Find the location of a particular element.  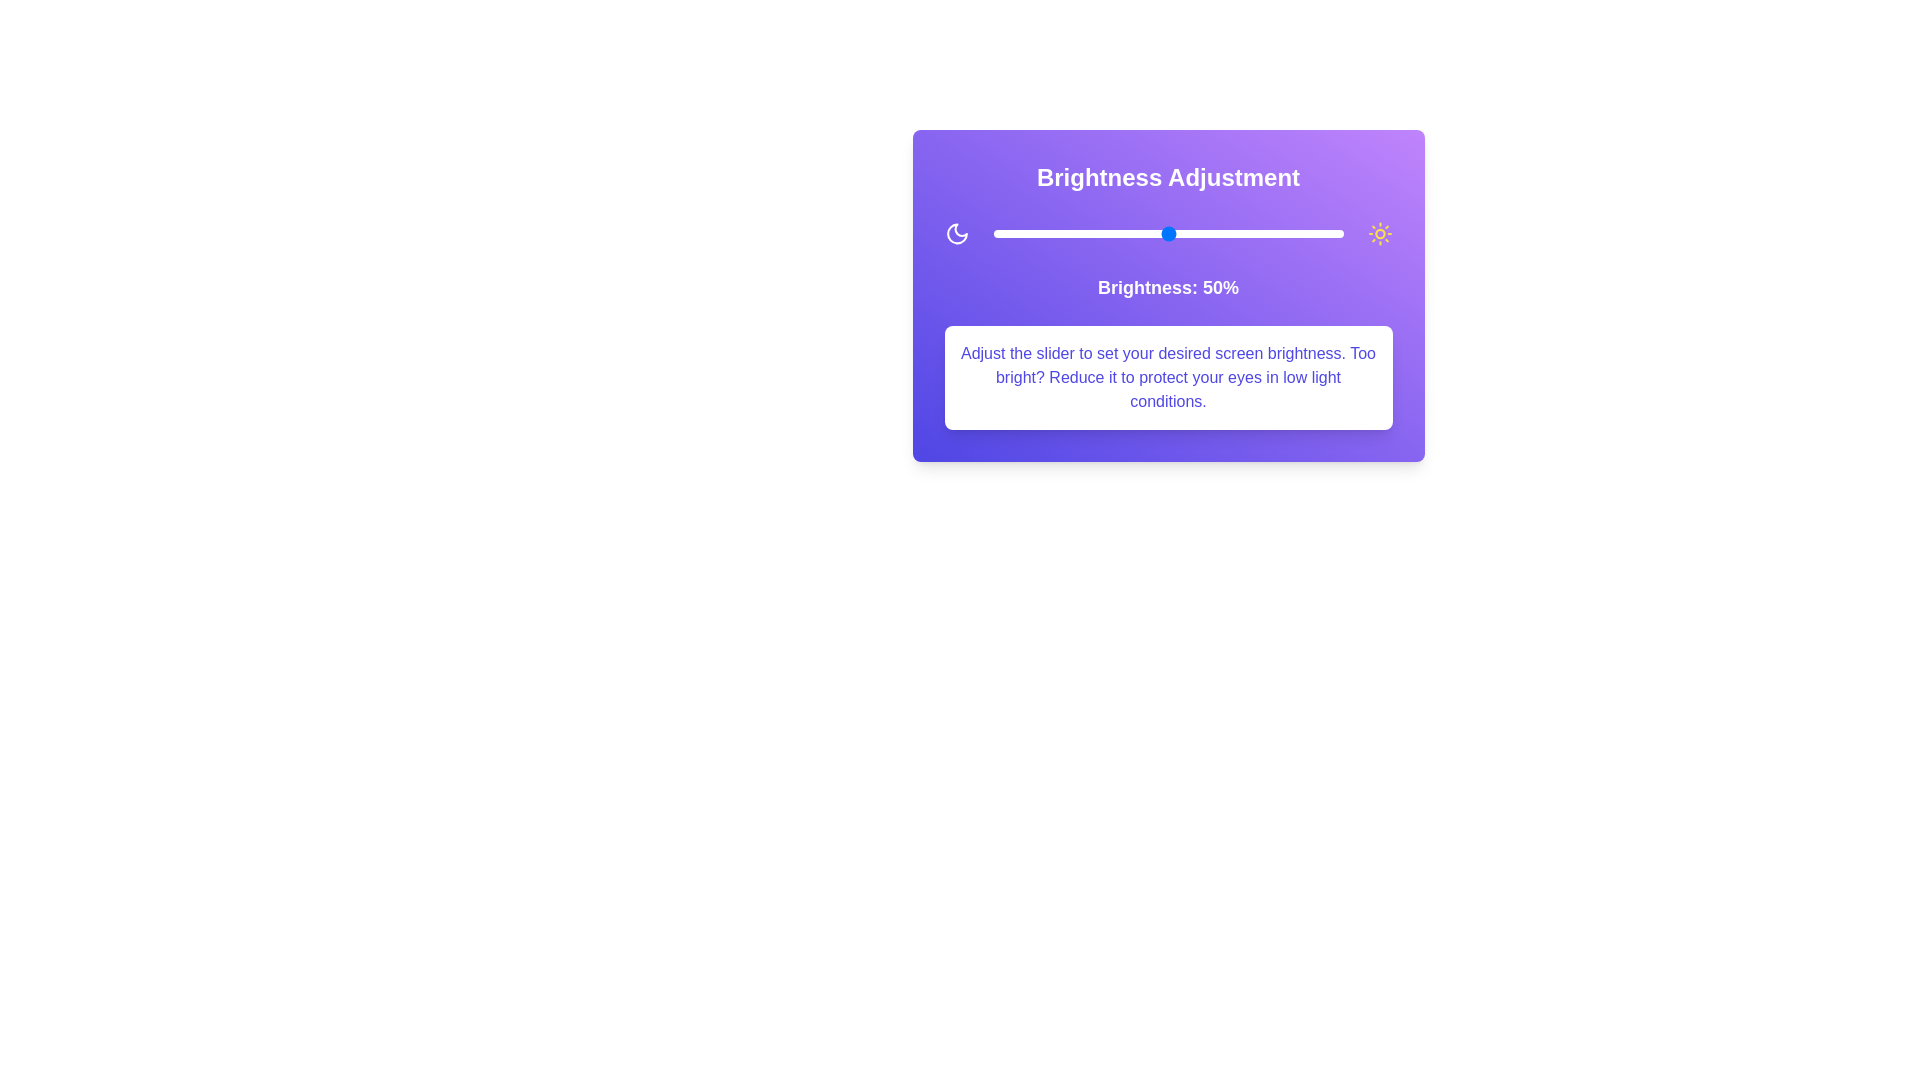

the brightness slider to set it to 2% is located at coordinates (1000, 233).